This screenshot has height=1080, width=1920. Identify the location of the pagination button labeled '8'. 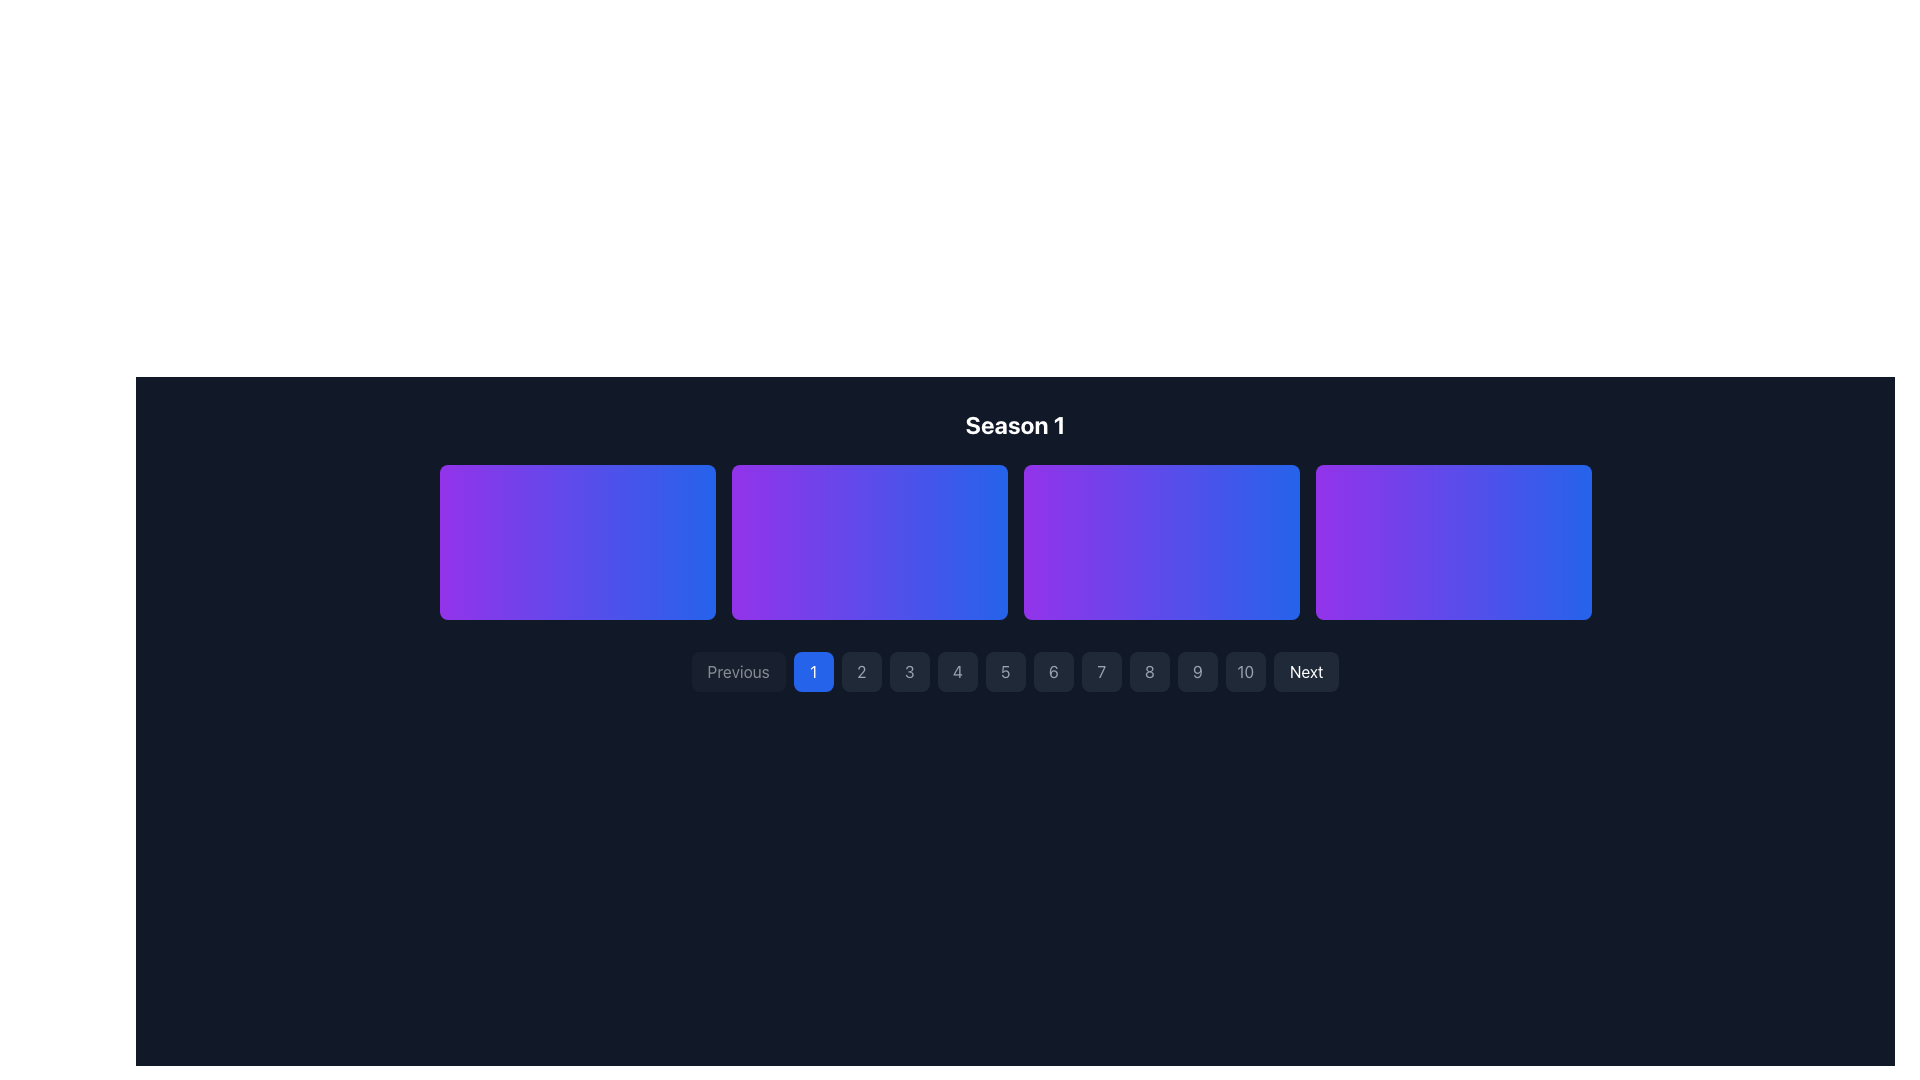
(1149, 672).